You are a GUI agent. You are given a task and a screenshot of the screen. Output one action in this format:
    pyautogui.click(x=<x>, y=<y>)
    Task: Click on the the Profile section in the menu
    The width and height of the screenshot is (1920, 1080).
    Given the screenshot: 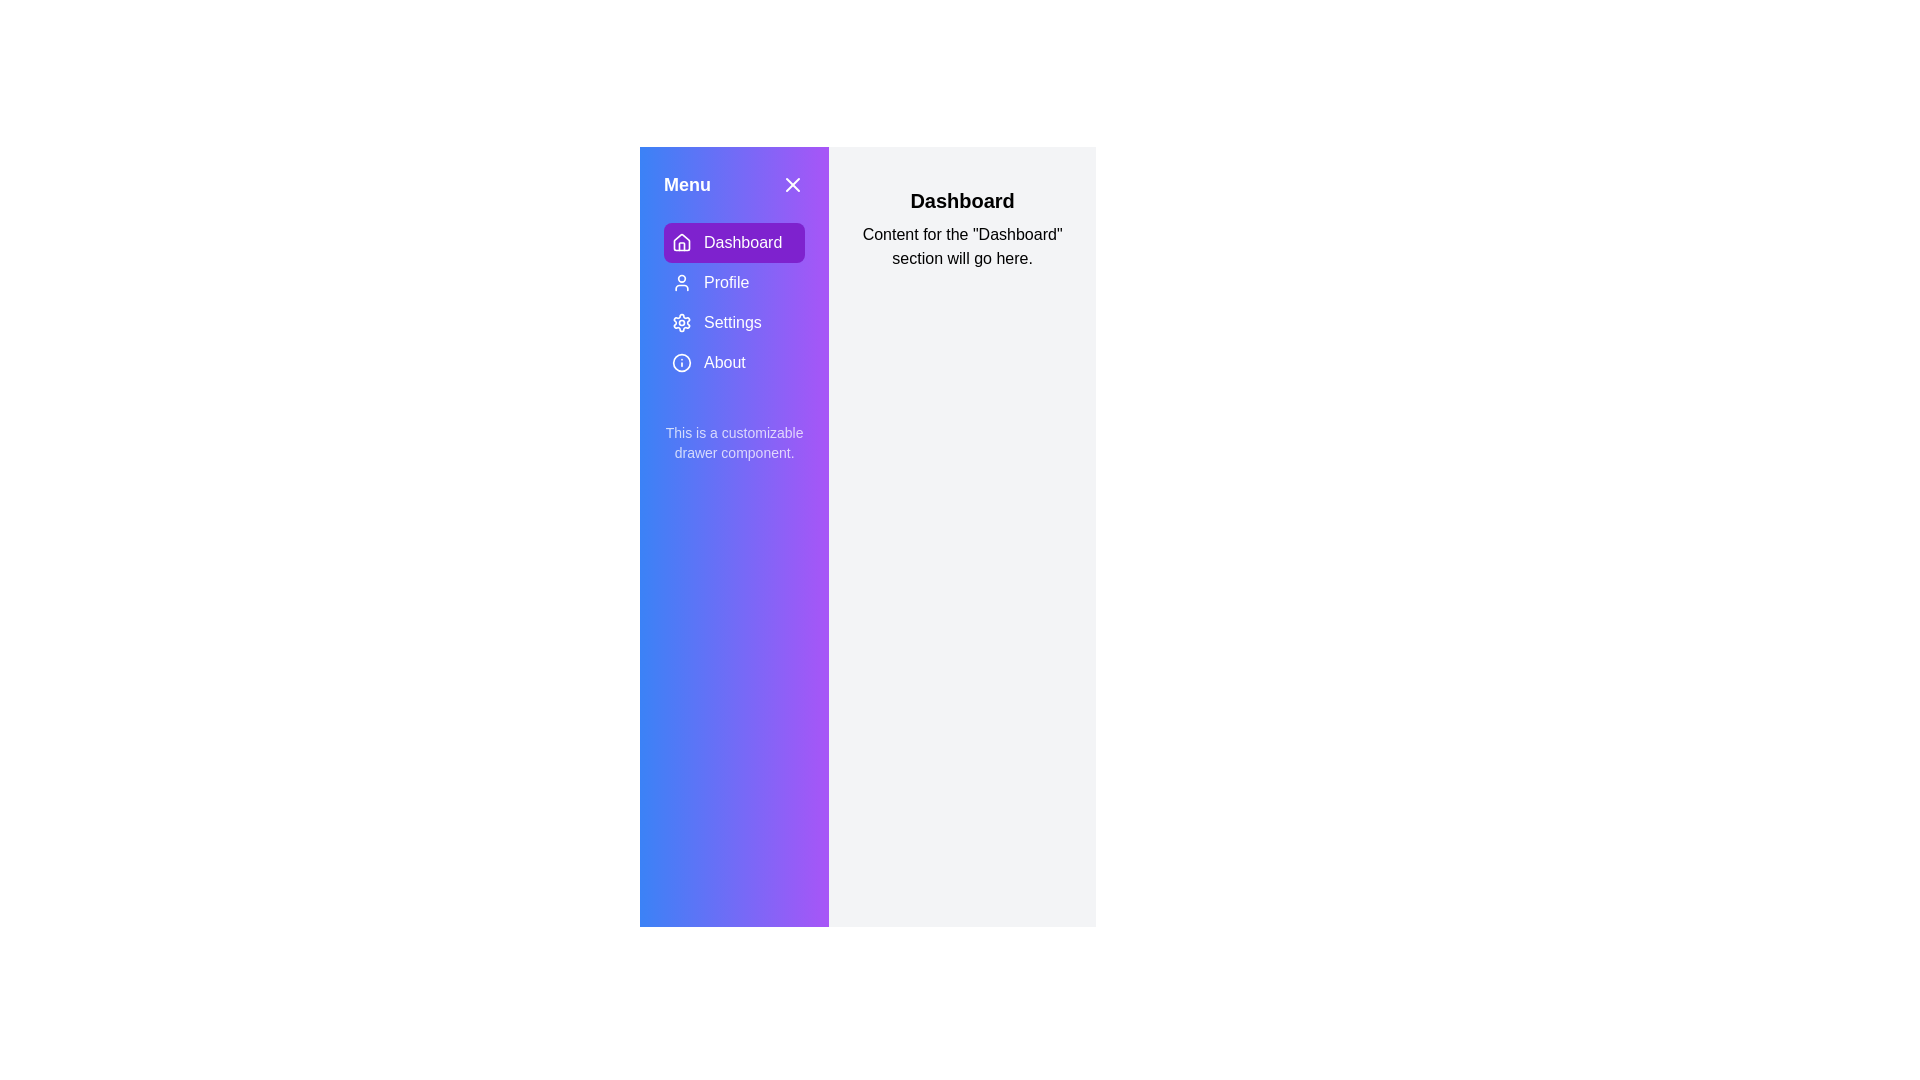 What is the action you would take?
    pyautogui.click(x=733, y=282)
    